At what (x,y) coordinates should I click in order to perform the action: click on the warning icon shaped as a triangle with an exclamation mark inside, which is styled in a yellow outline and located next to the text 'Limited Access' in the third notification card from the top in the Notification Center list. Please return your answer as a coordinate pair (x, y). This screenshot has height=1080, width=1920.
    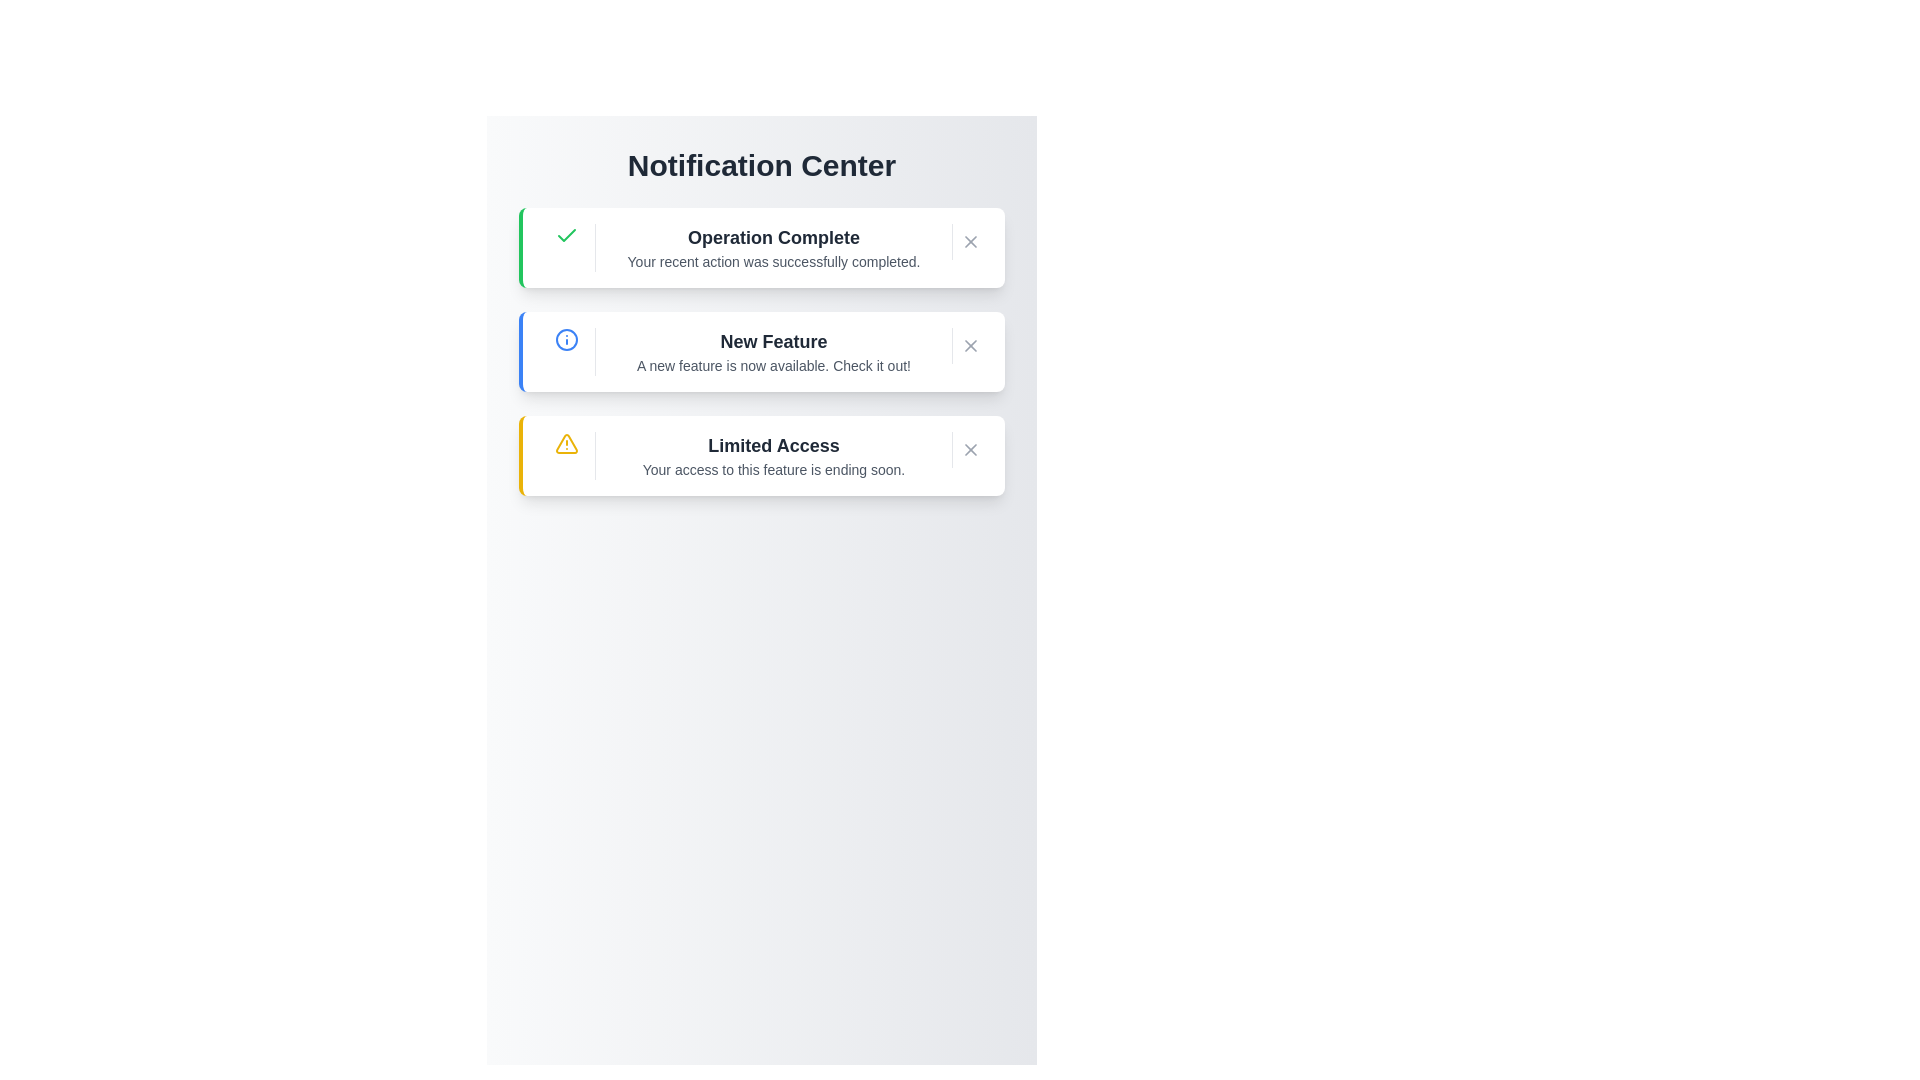
    Looking at the image, I should click on (565, 442).